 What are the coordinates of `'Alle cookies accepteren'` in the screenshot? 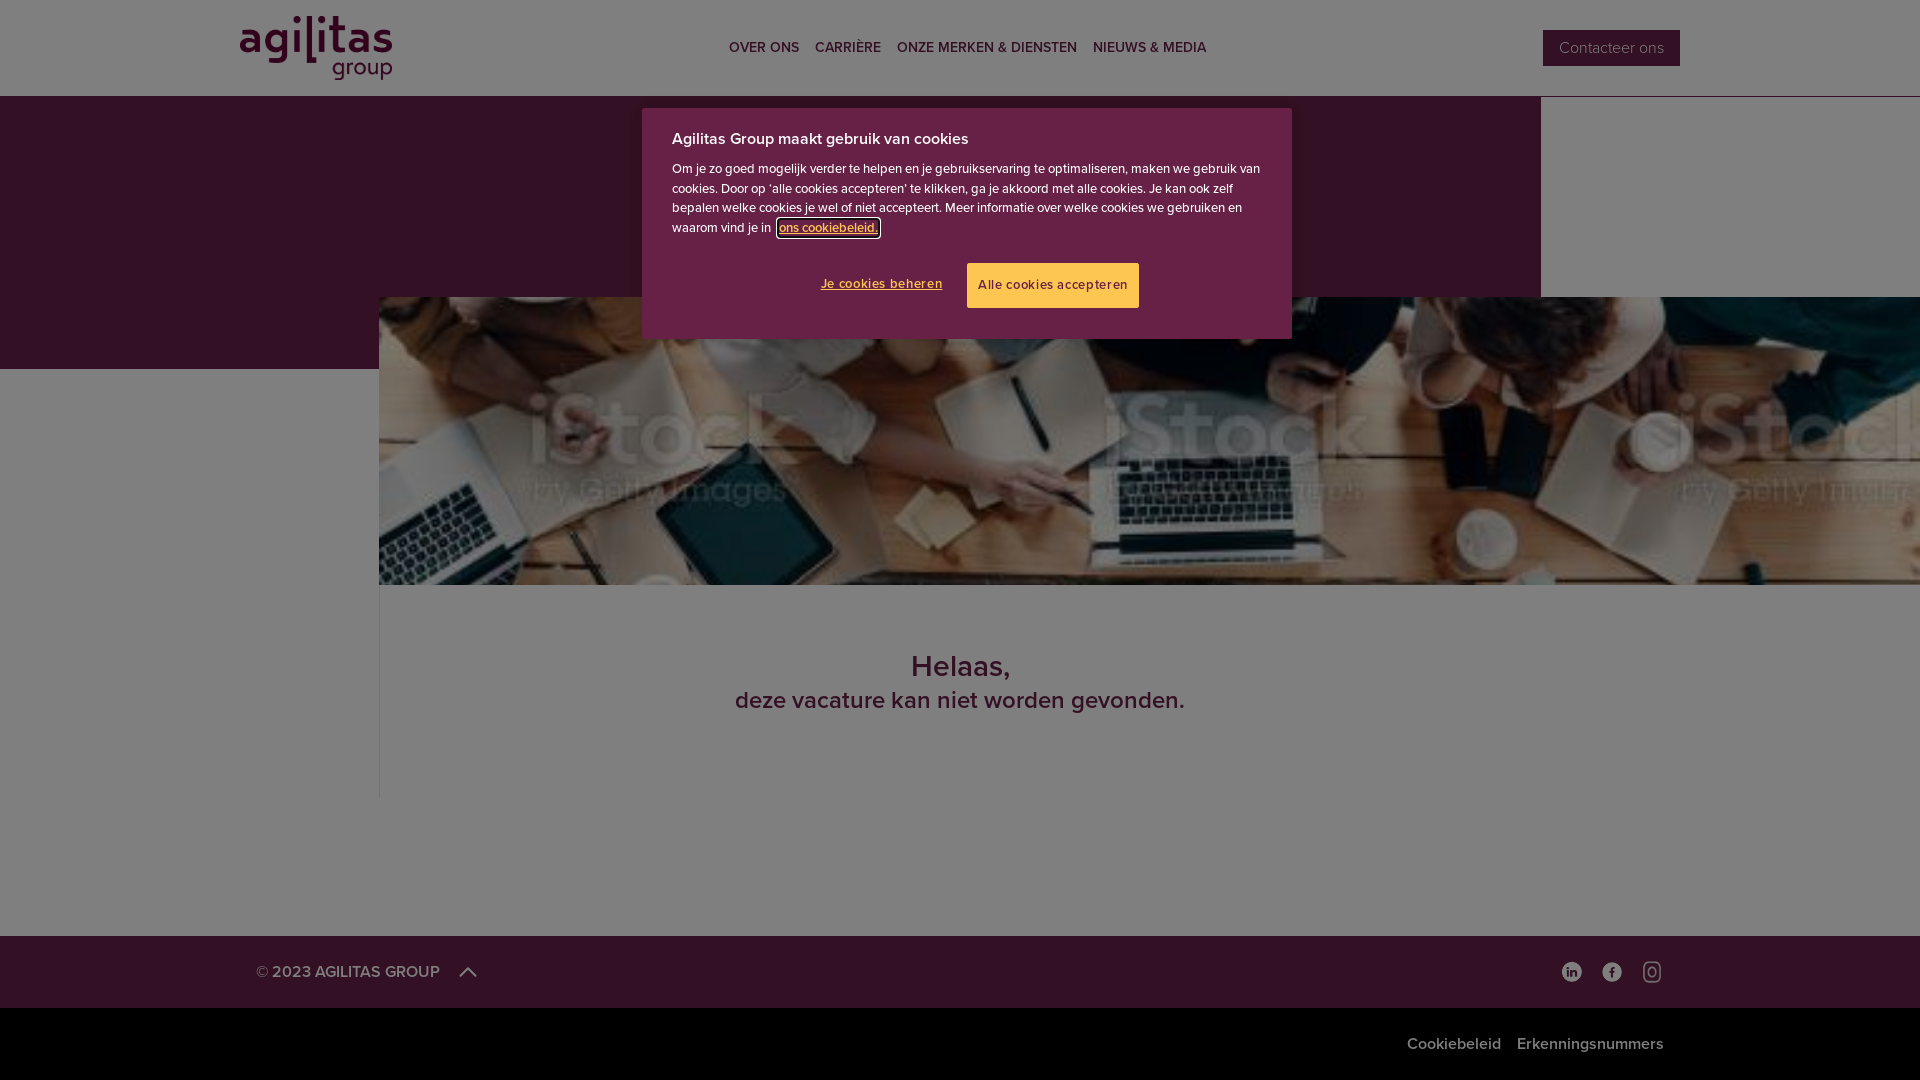 It's located at (1051, 285).